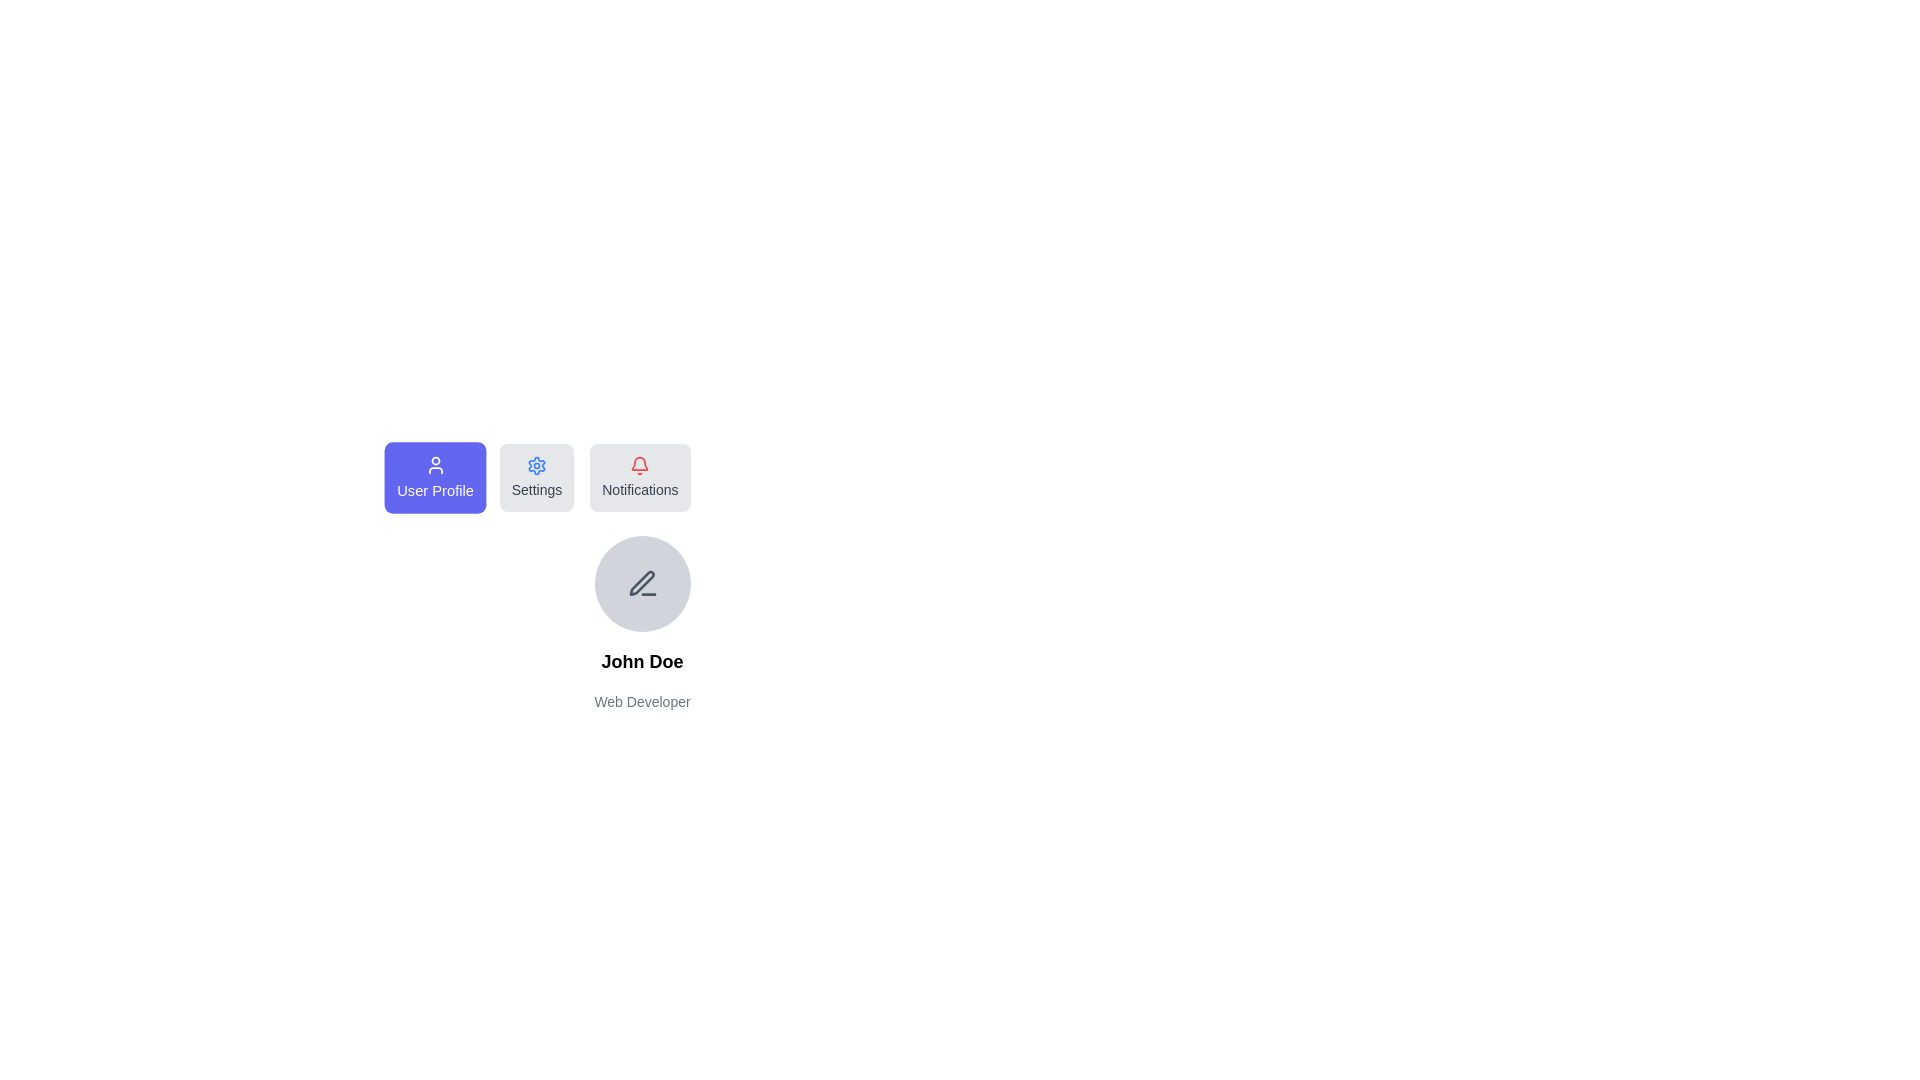  What do you see at coordinates (640, 489) in the screenshot?
I see `'Notifications' text label, which is styled in dark gray and positioned below a bell icon, as part of a clickable button in a horizontally-aligned group` at bounding box center [640, 489].